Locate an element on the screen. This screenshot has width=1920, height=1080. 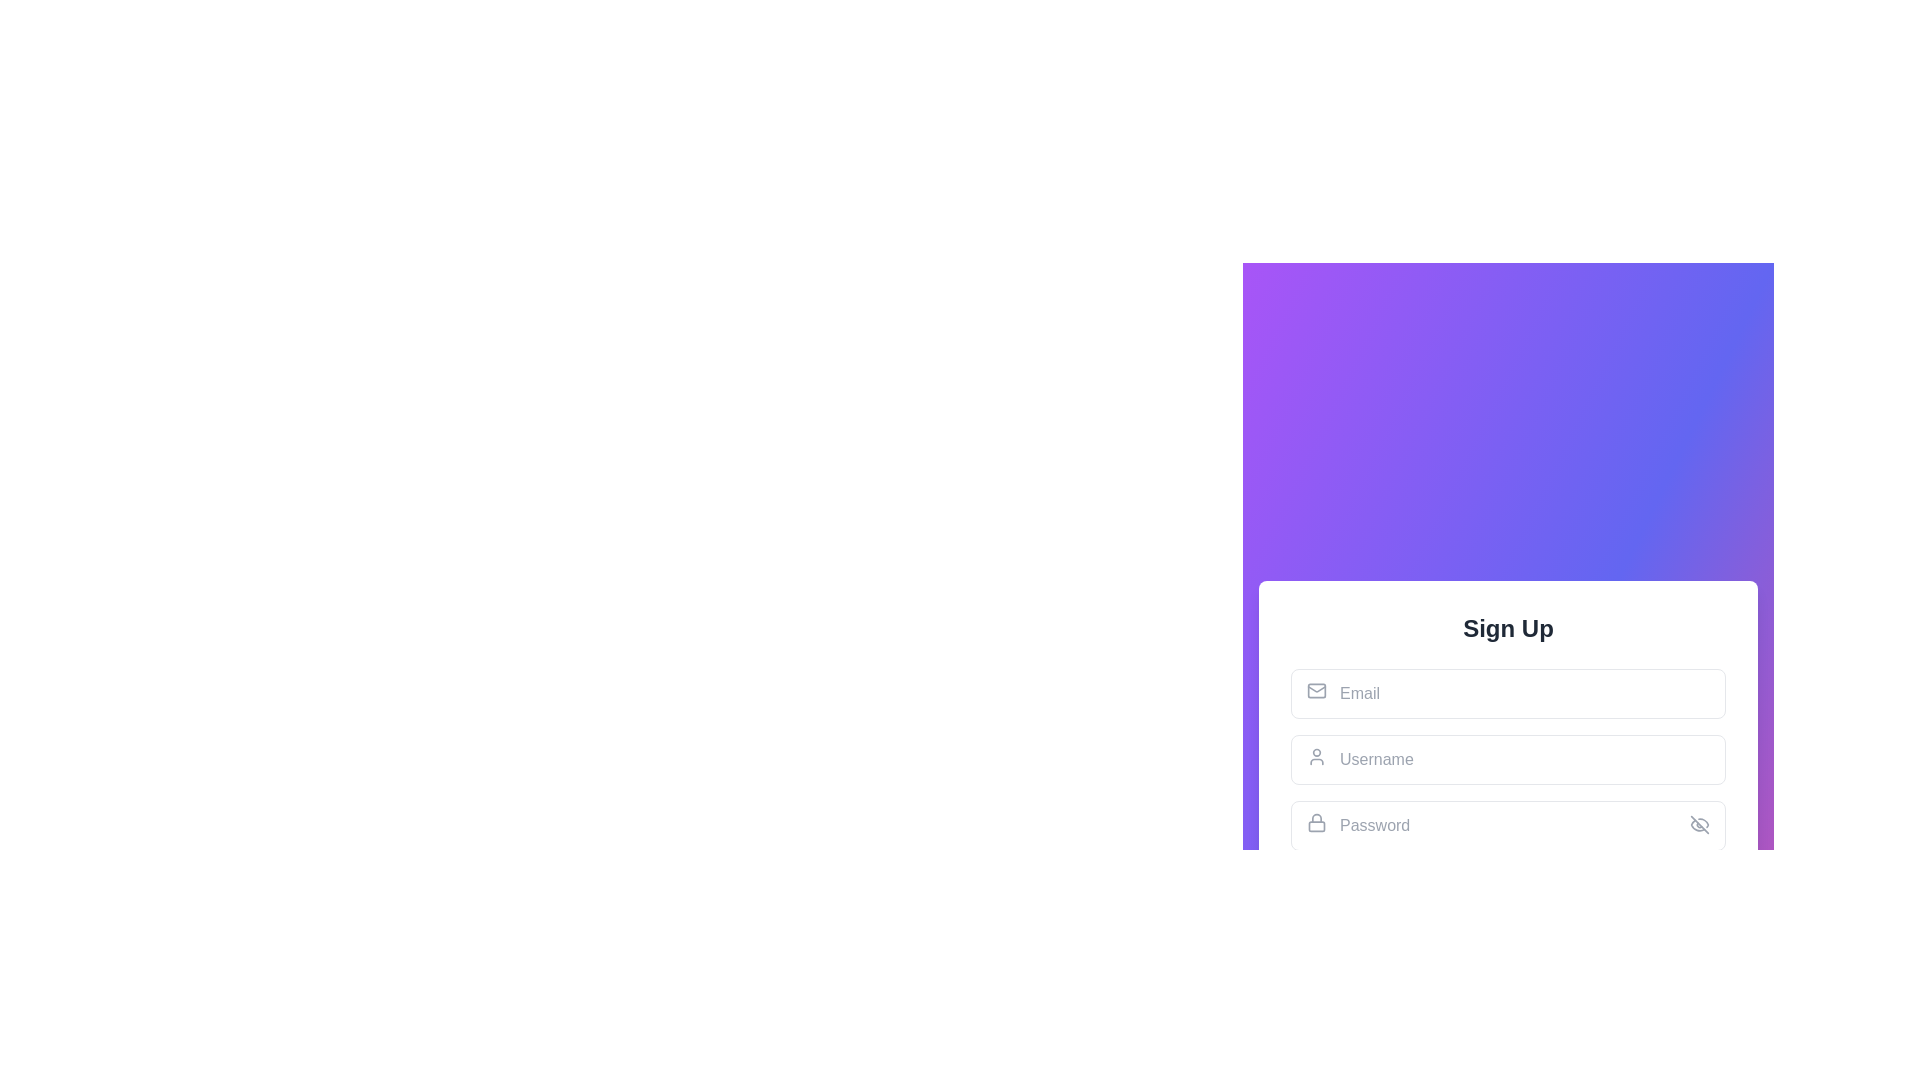
the email indicator icon, which is an envelope-style graphic located at the beginning of the email input field row is located at coordinates (1316, 689).